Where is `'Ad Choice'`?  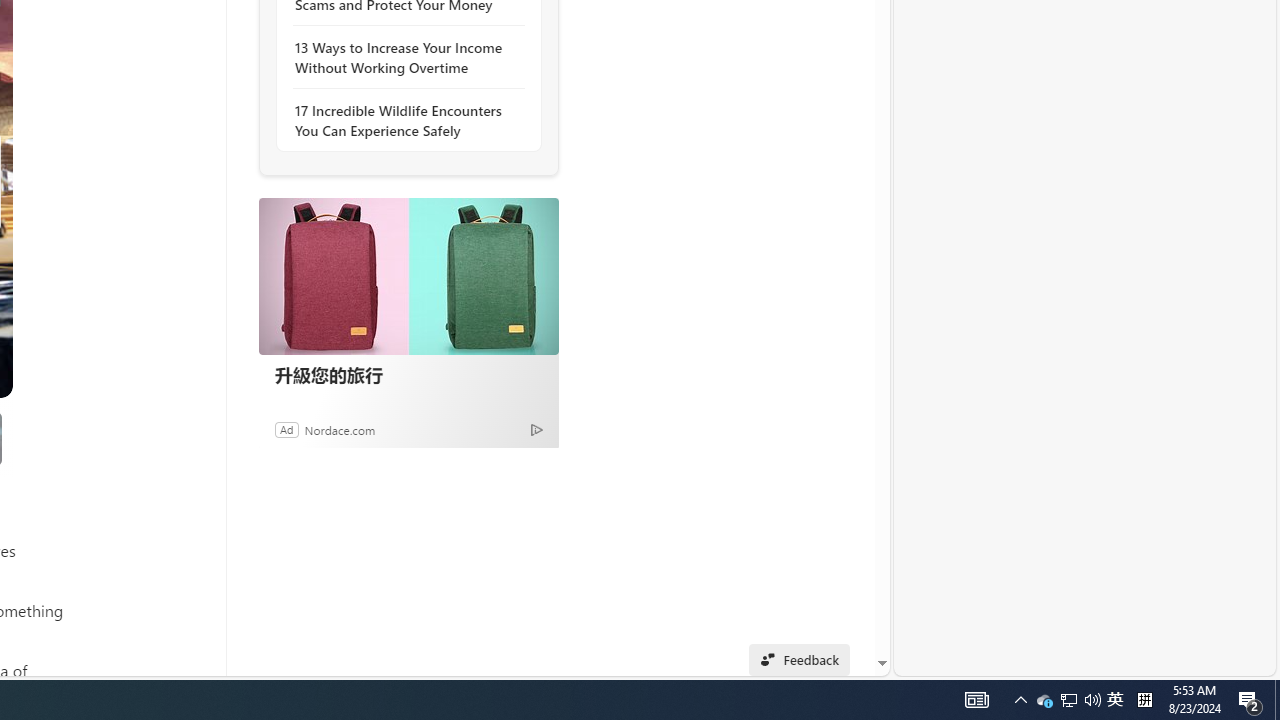
'Ad Choice' is located at coordinates (536, 428).